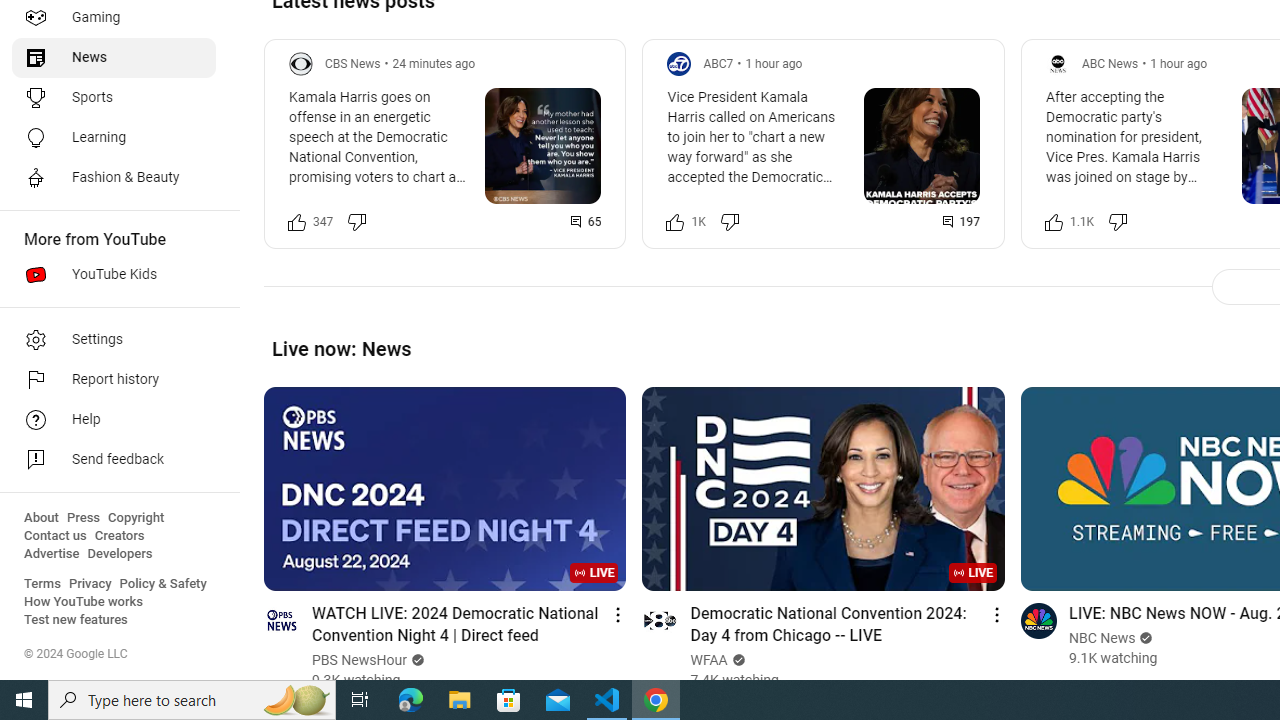 The image size is (1280, 720). I want to click on 'PBS NewsHour', so click(360, 660).